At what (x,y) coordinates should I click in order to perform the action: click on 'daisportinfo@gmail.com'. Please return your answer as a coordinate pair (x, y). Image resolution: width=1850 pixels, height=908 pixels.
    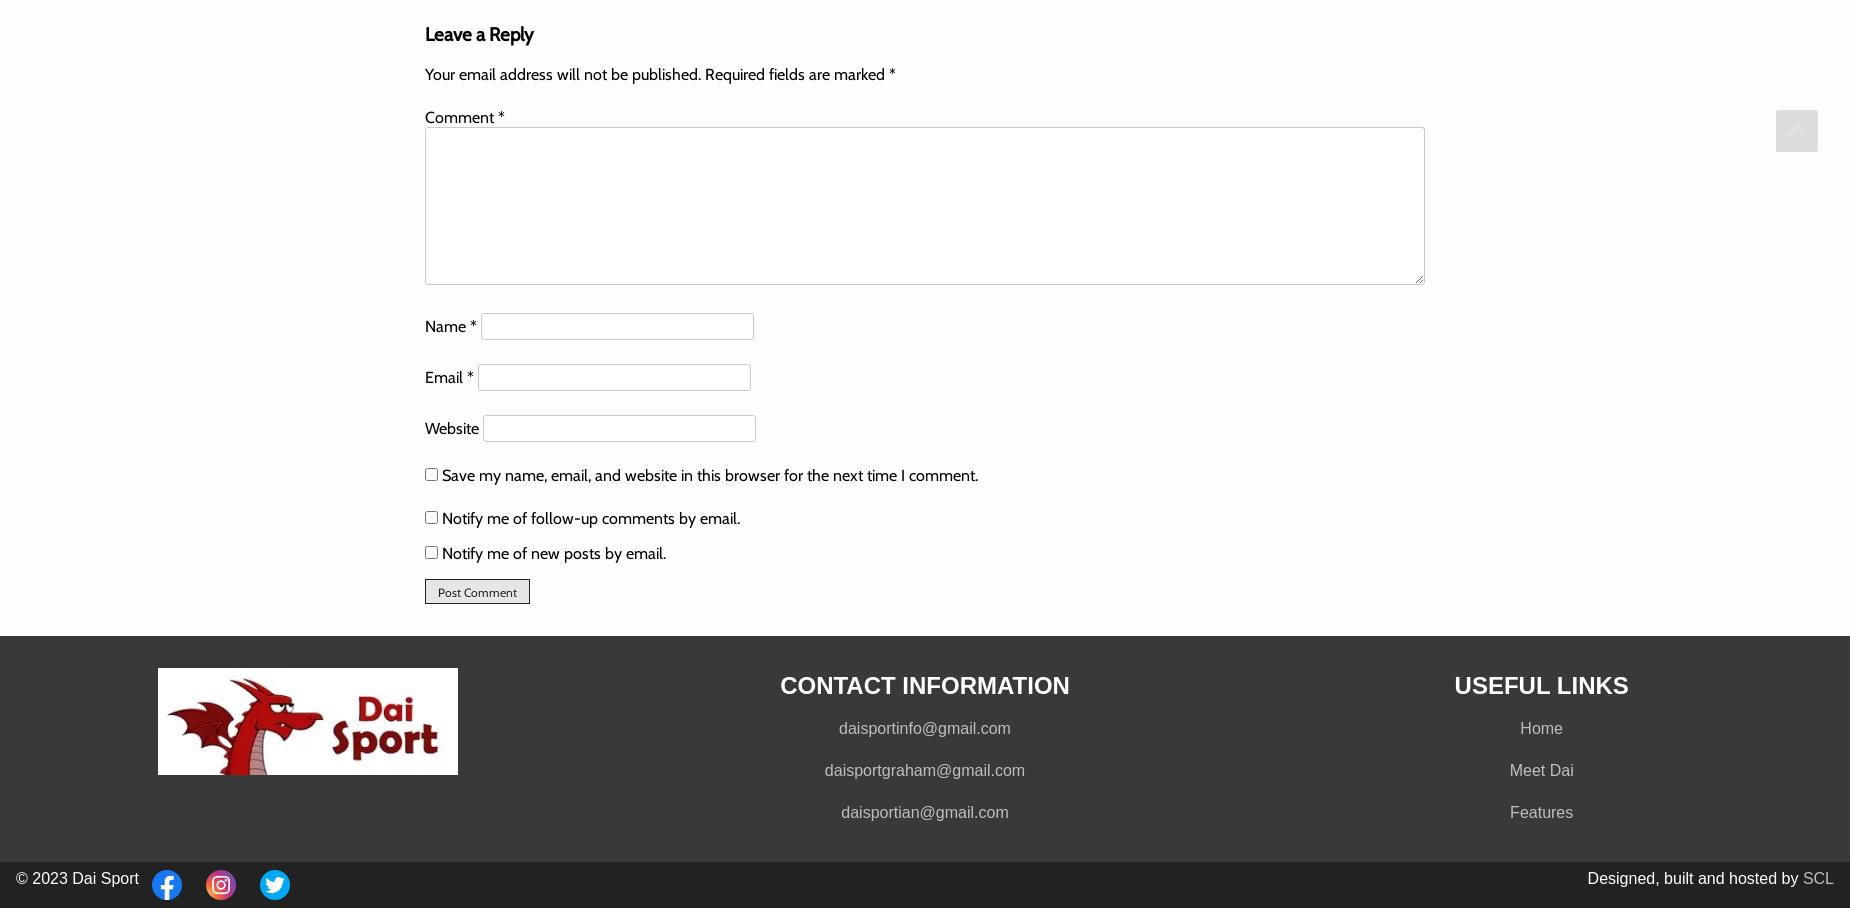
    Looking at the image, I should click on (924, 728).